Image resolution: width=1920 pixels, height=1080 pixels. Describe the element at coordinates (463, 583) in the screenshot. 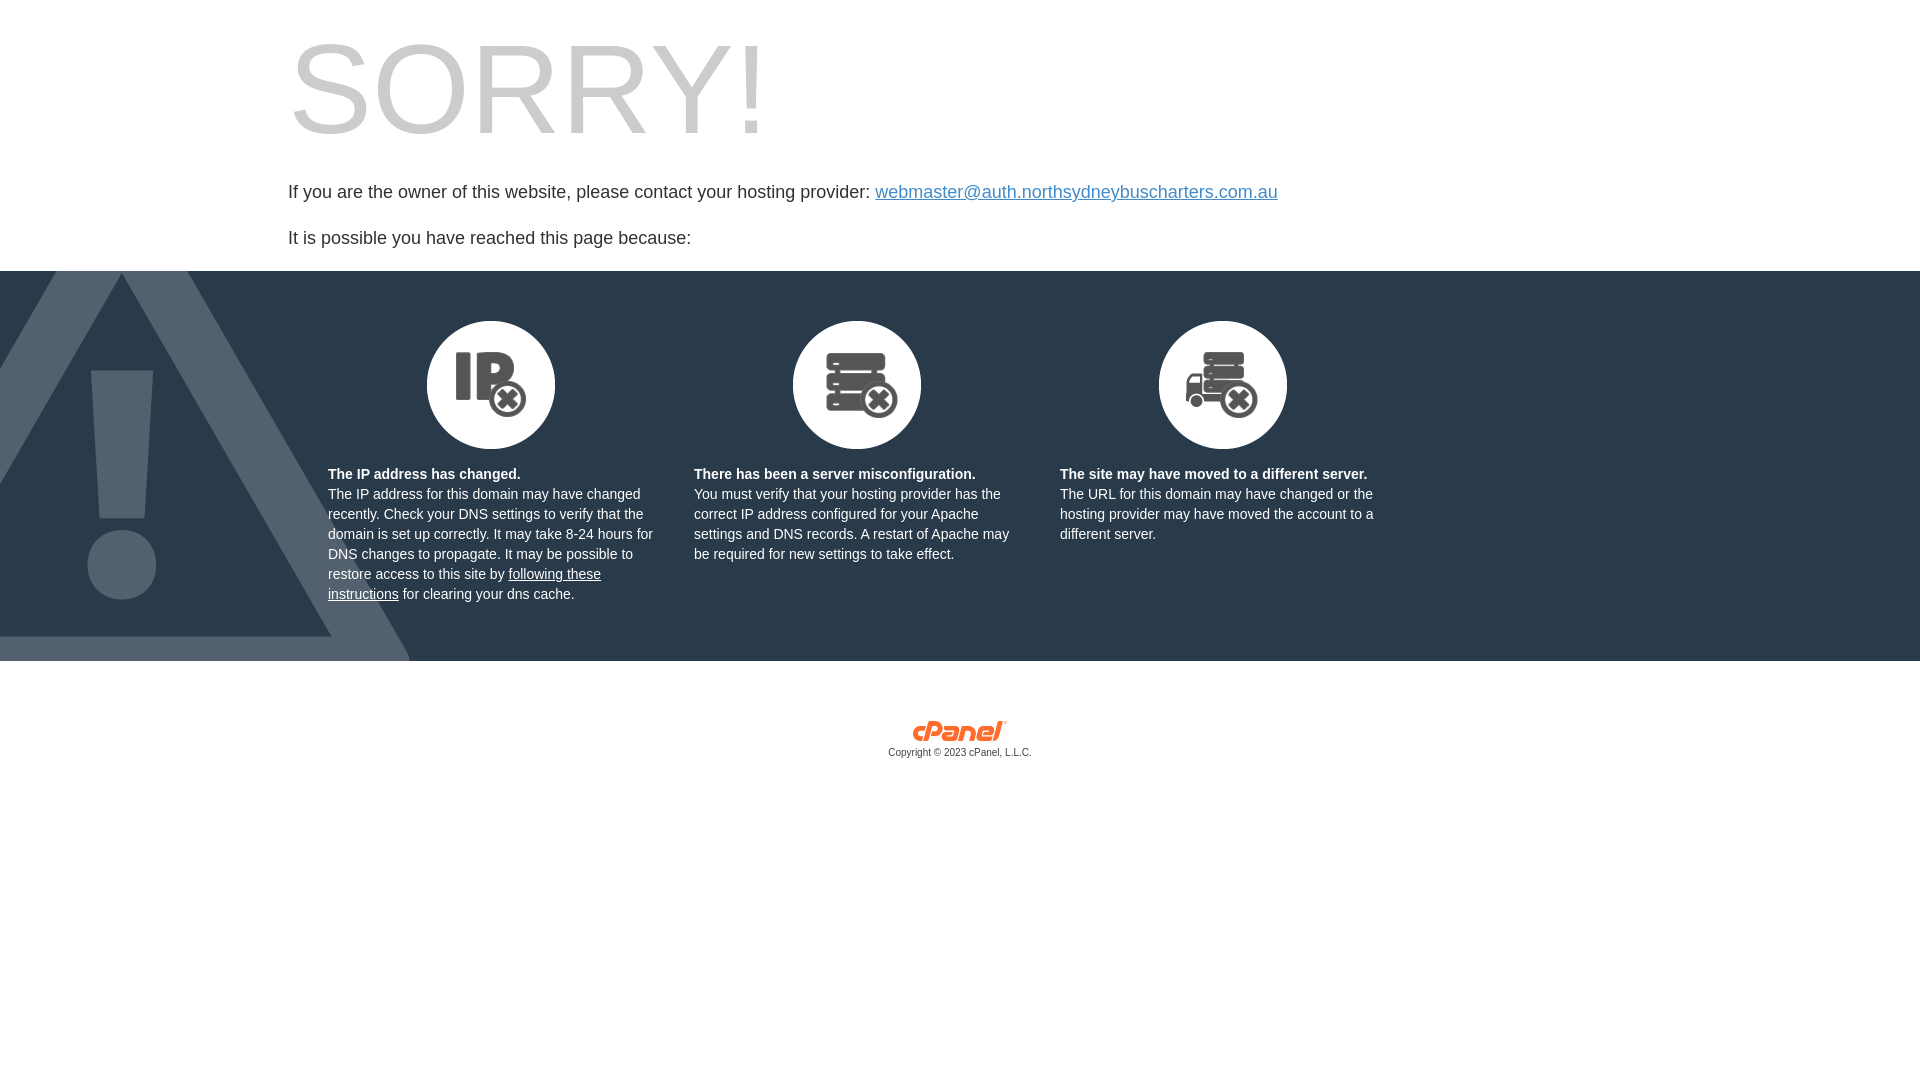

I see `'following these instructions'` at that location.